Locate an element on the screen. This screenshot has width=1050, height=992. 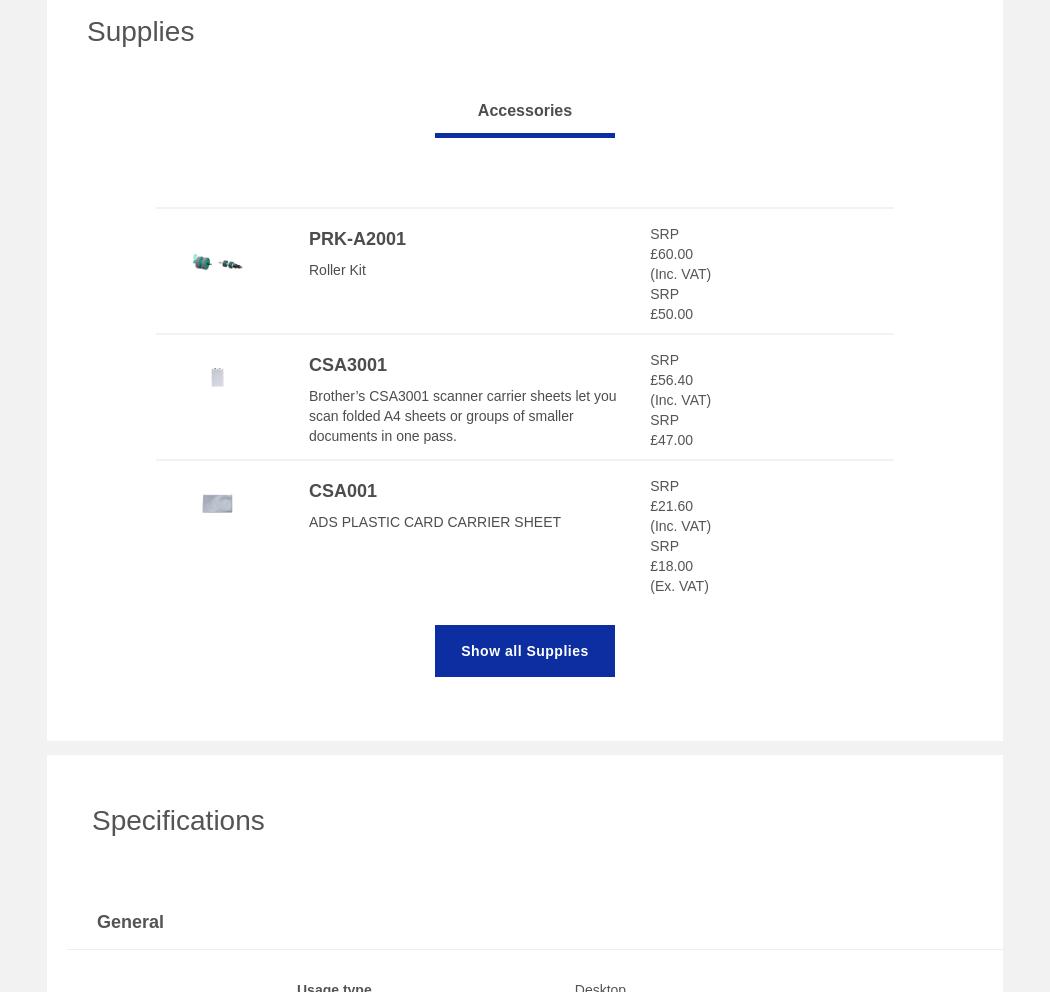
'IT & Communications' is located at coordinates (97, 827).